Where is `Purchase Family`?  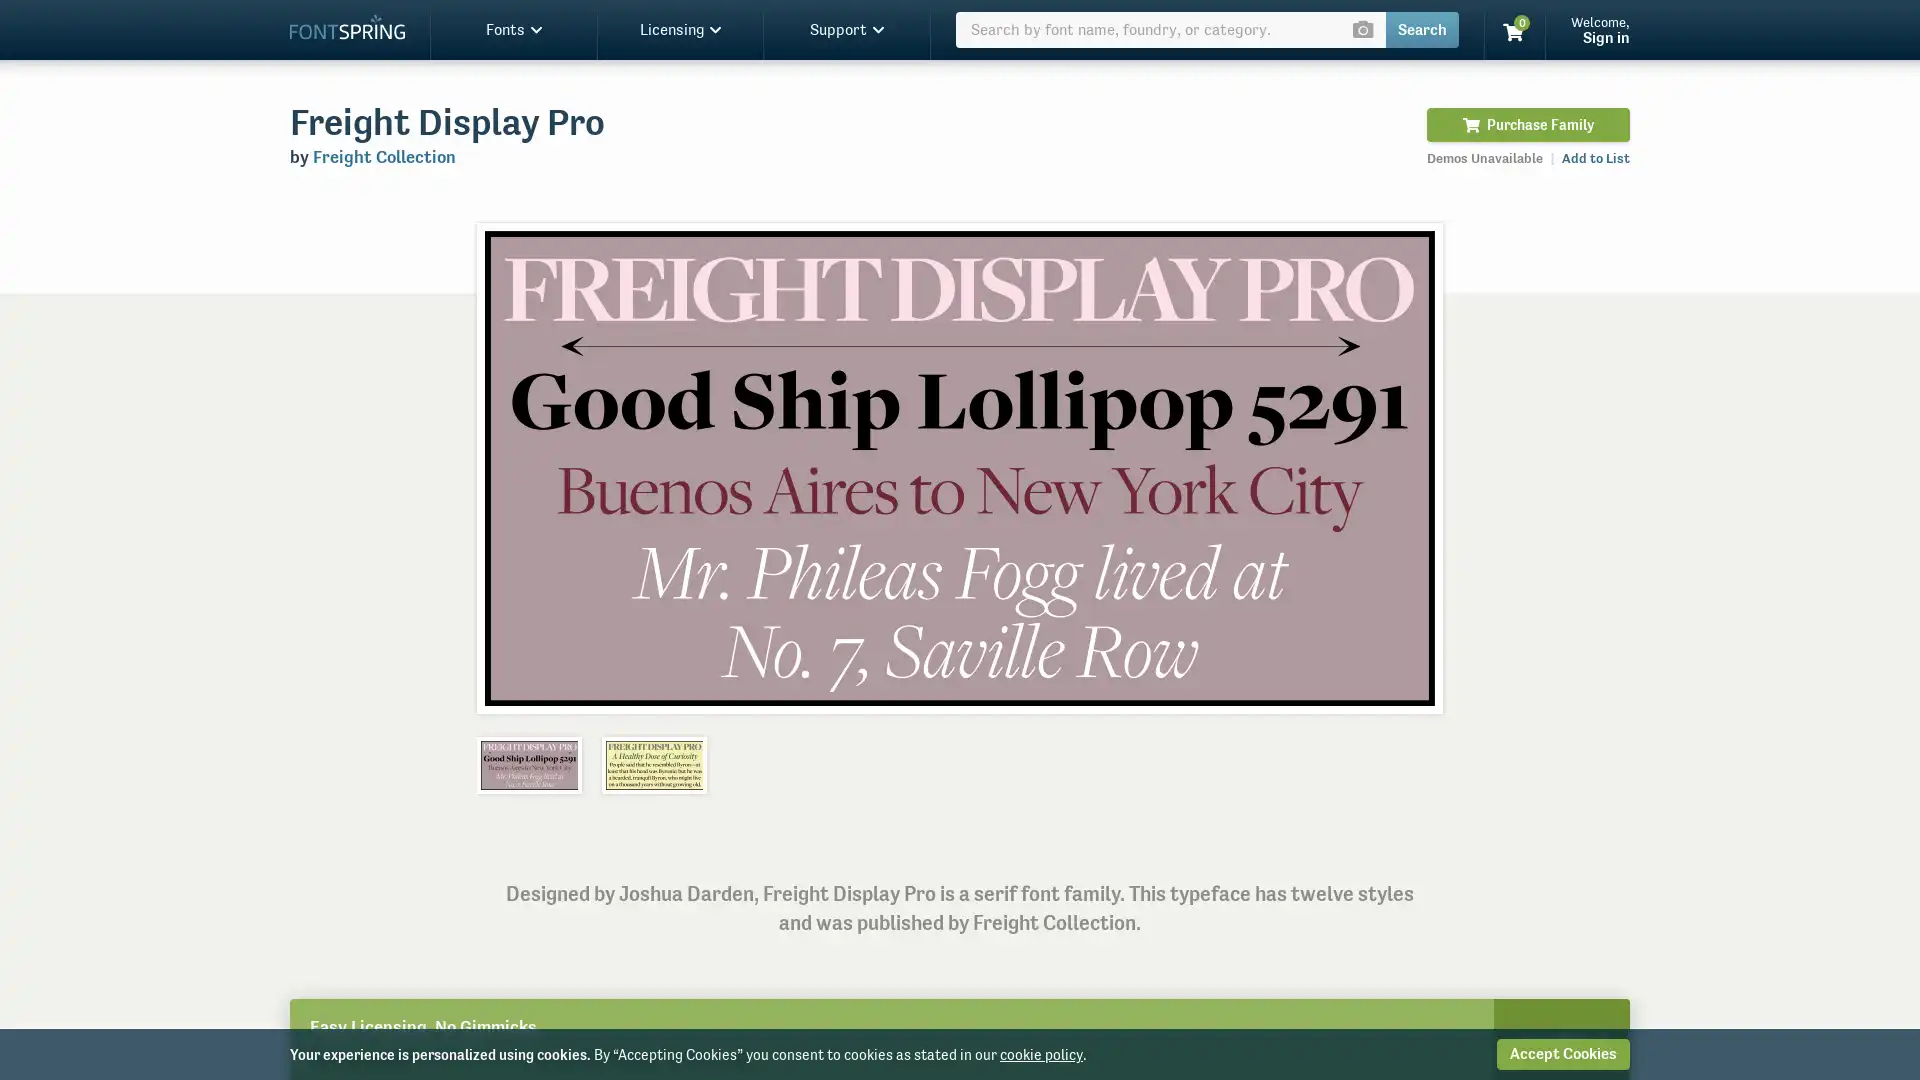
Purchase Family is located at coordinates (1527, 124).